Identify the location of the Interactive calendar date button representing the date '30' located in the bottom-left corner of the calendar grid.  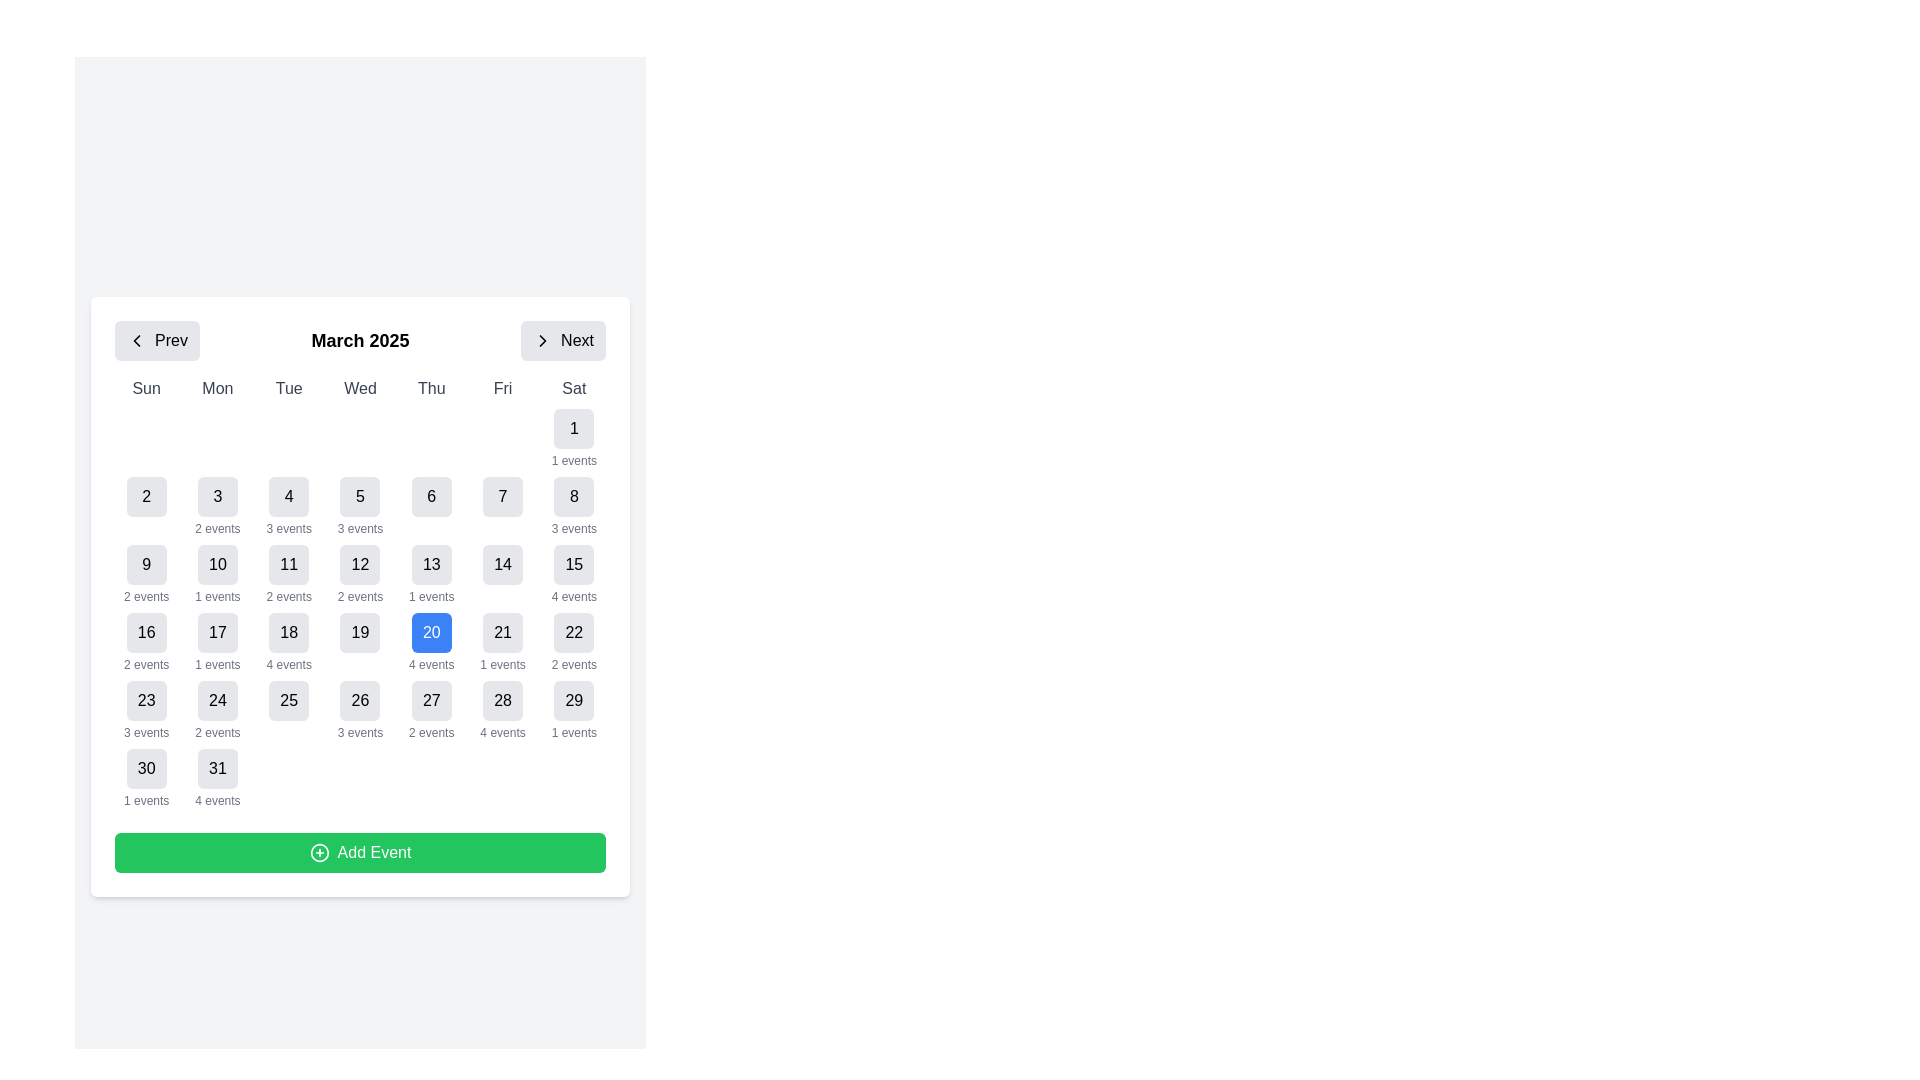
(145, 767).